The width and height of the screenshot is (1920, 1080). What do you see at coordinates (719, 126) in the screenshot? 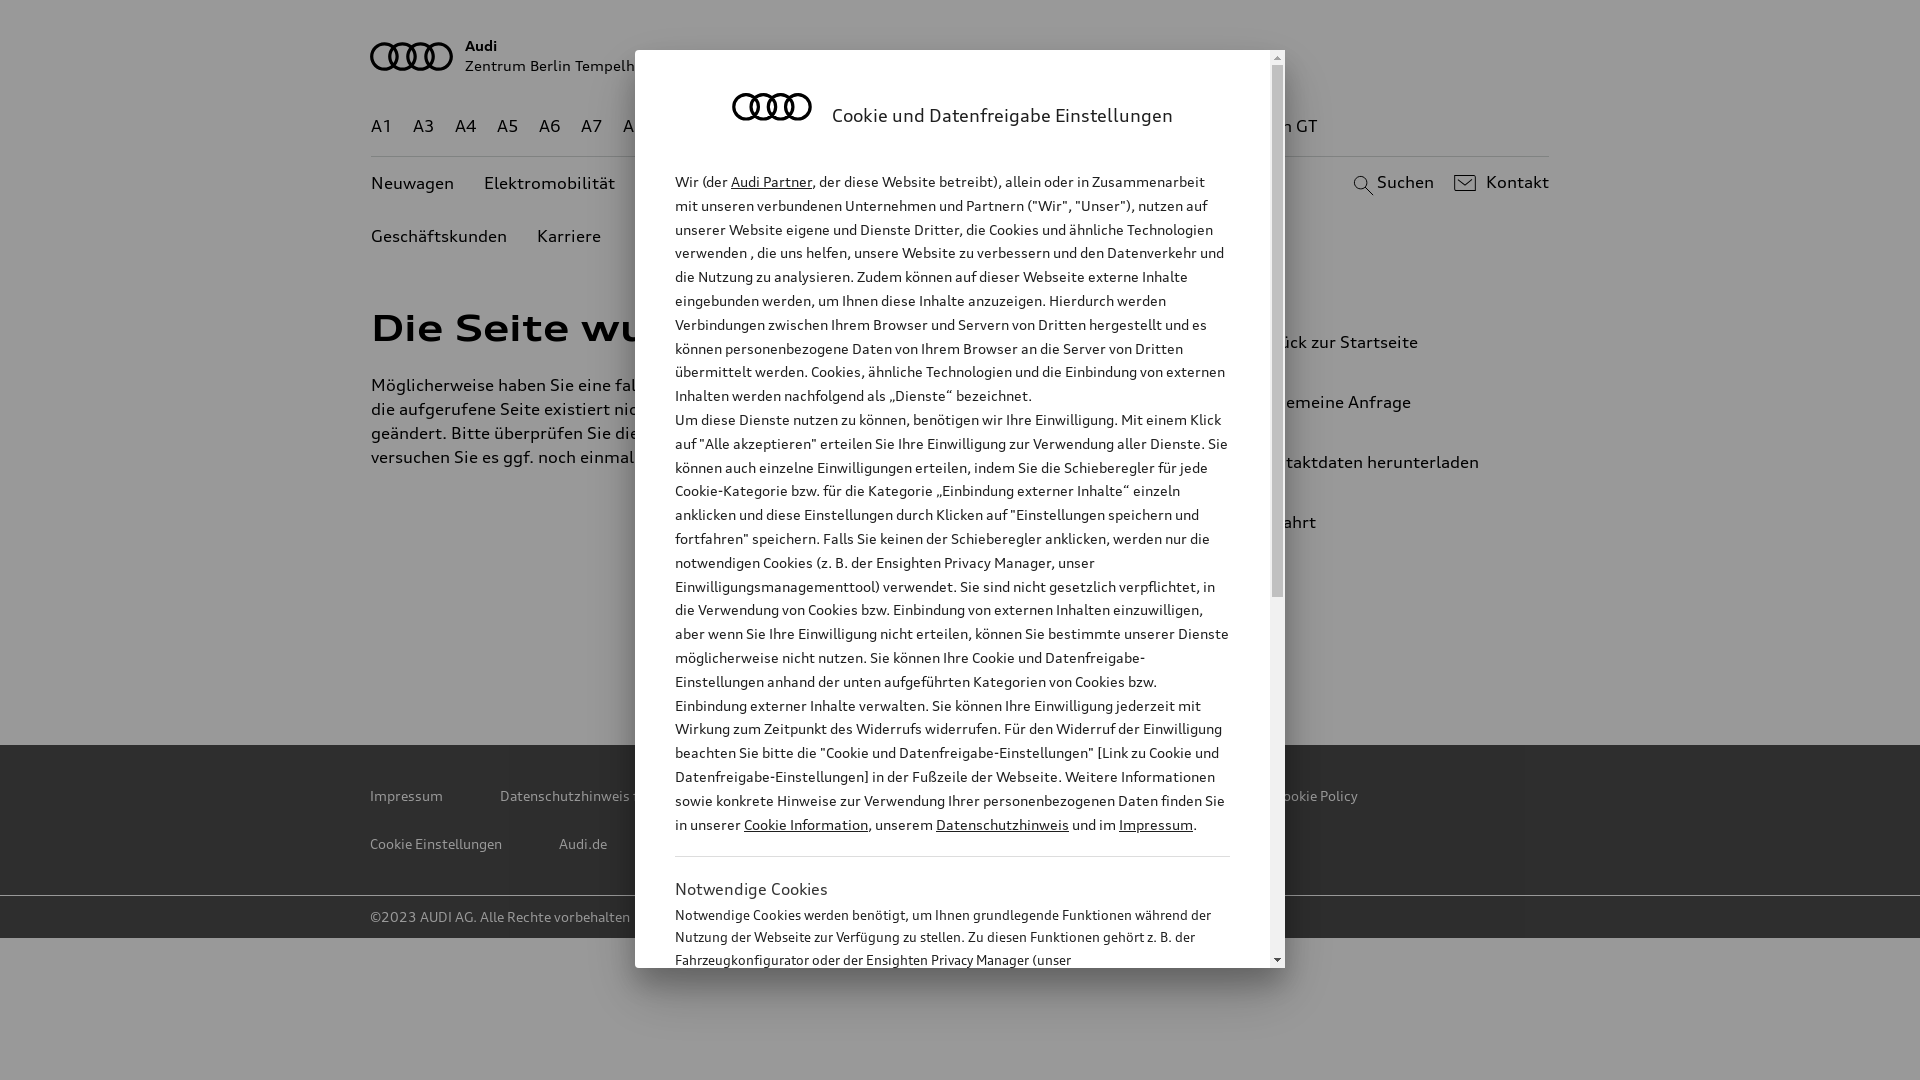
I see `'Q3'` at bounding box center [719, 126].